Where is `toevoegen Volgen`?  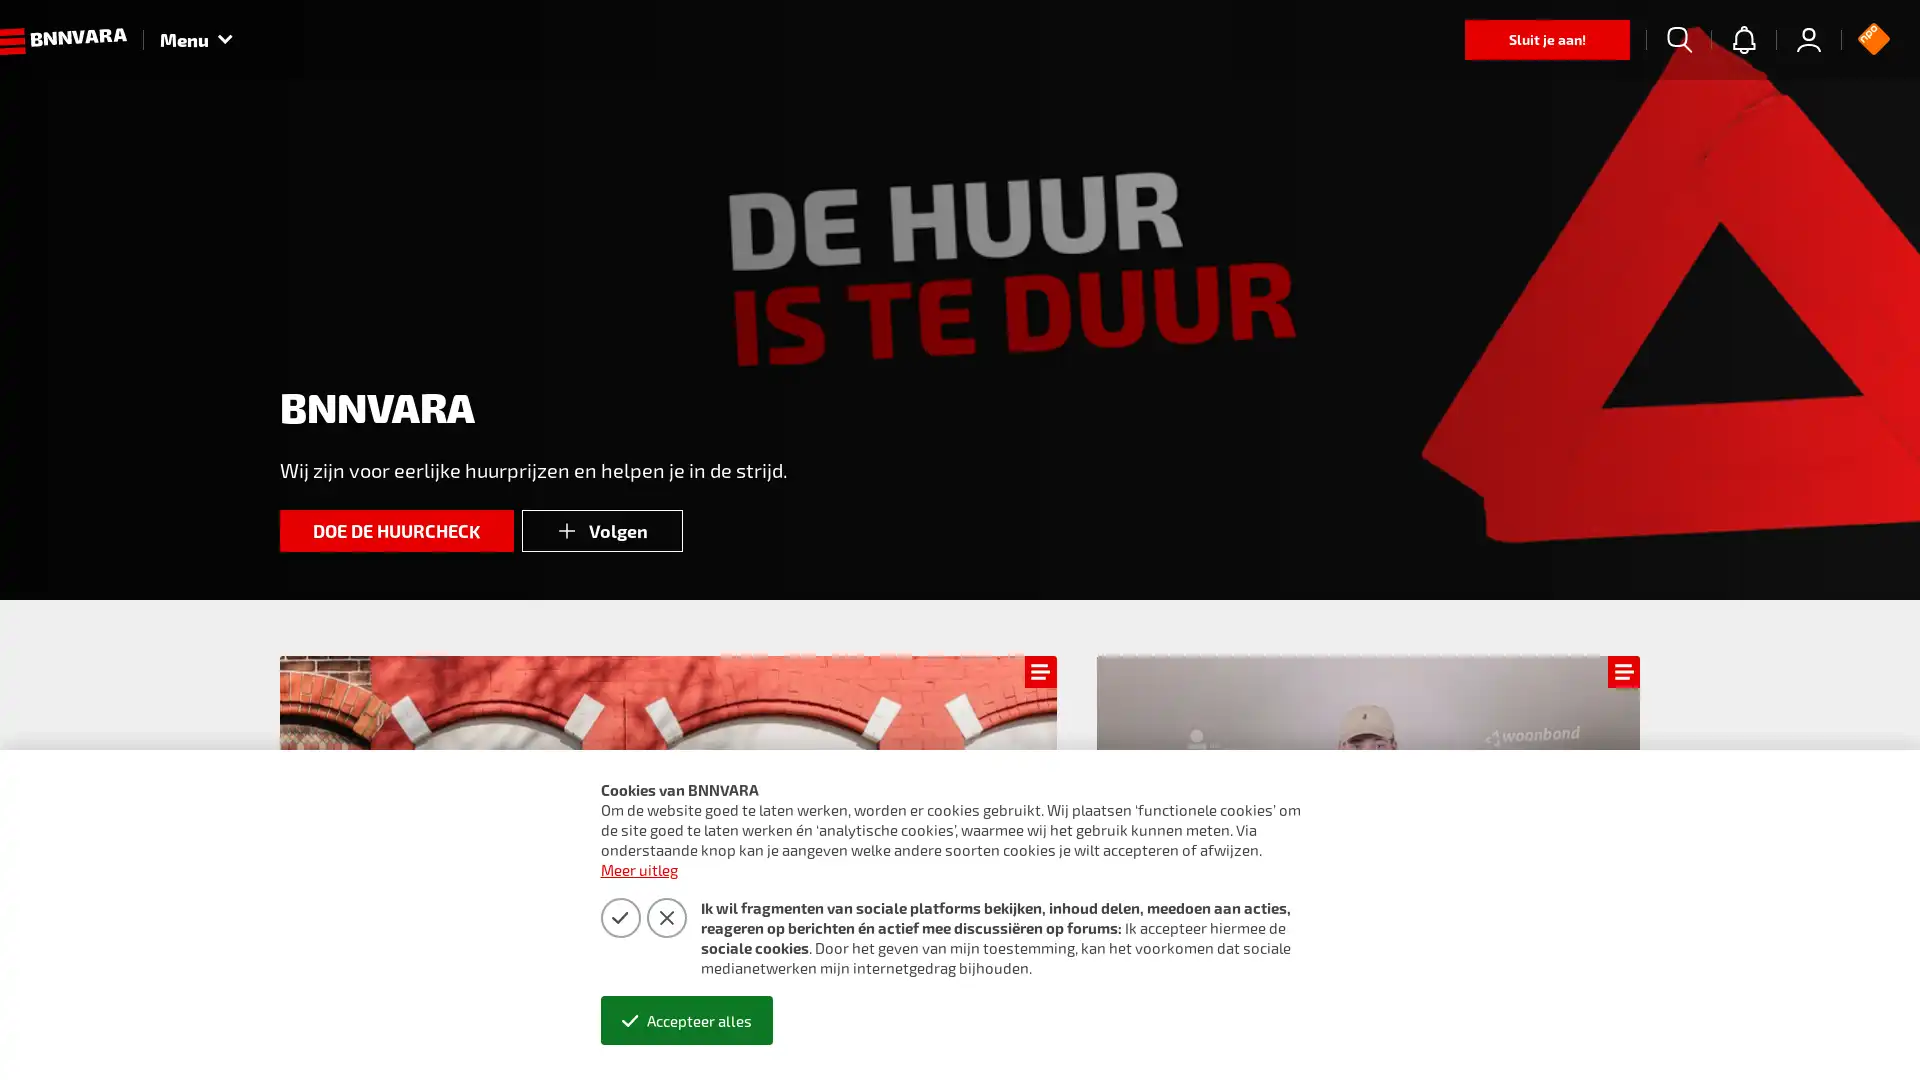 toevoegen Volgen is located at coordinates (601, 530).